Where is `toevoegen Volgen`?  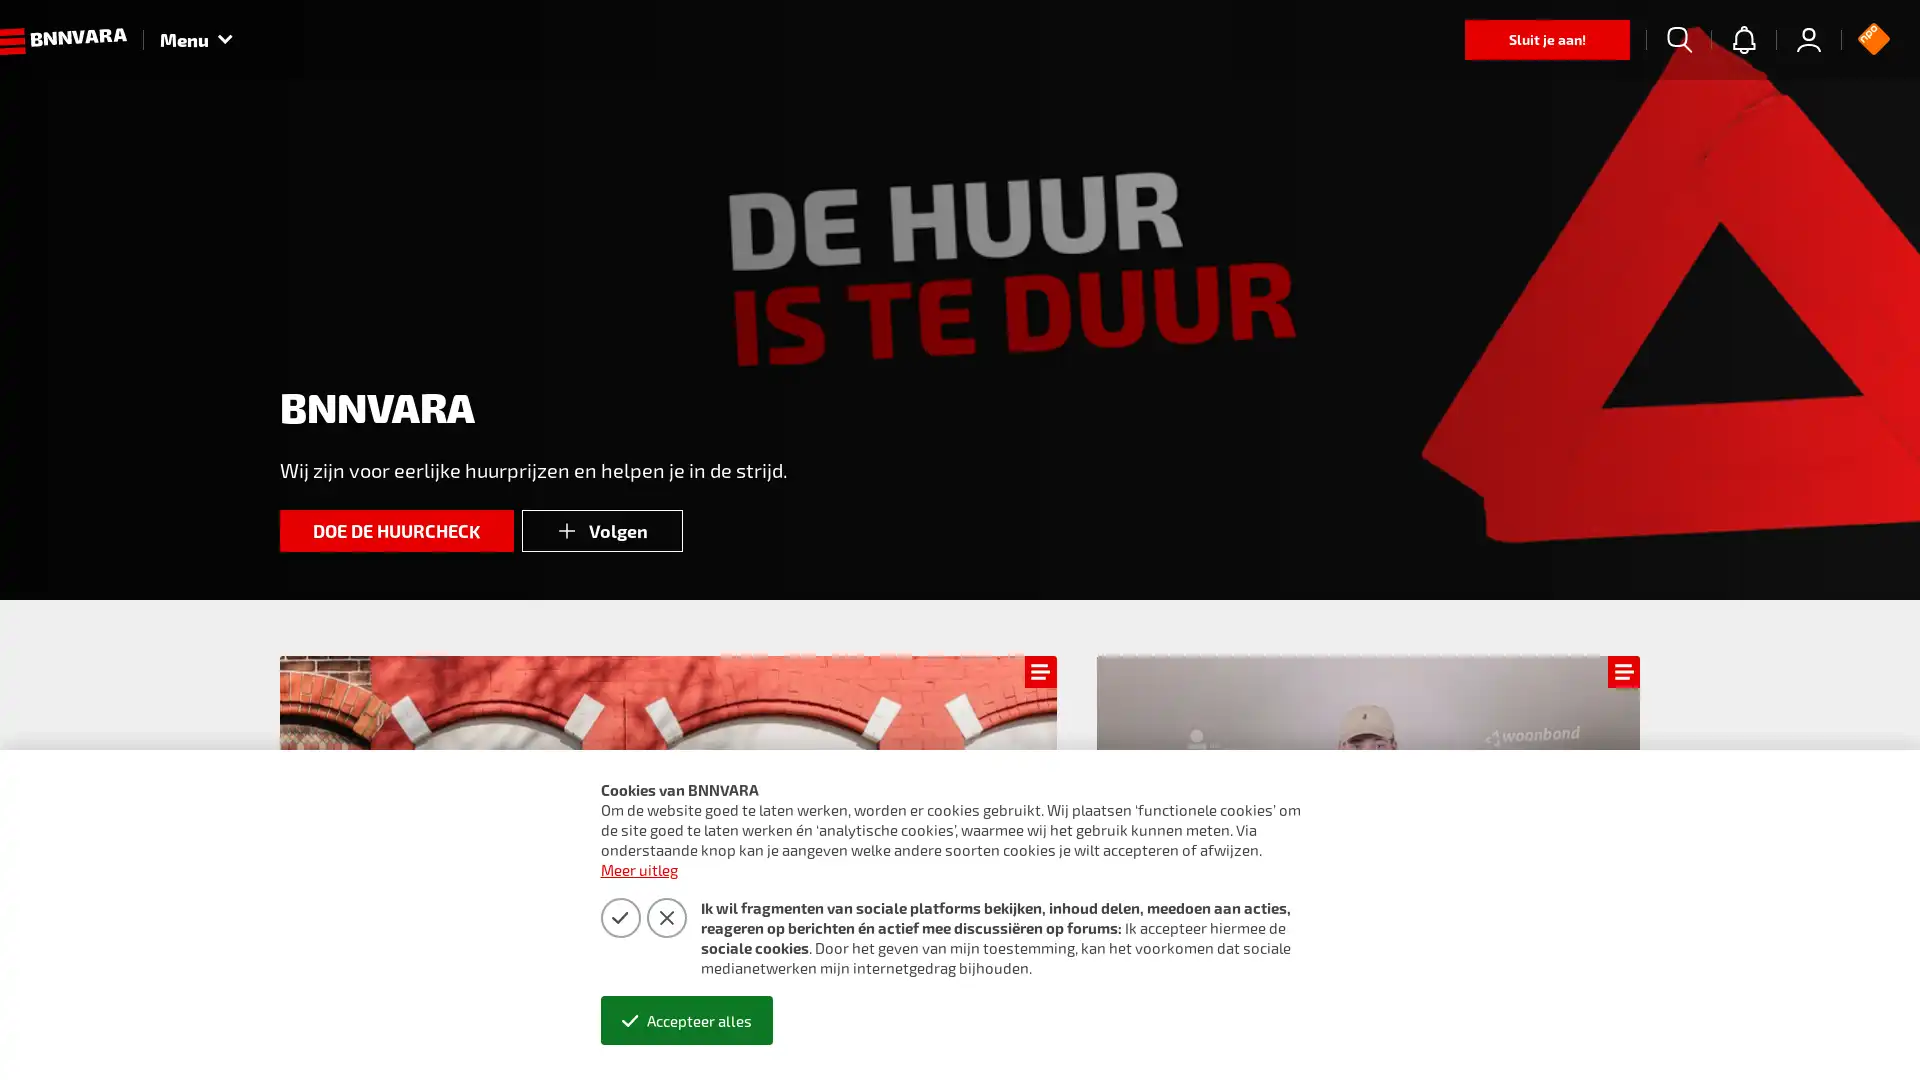 toevoegen Volgen is located at coordinates (601, 530).